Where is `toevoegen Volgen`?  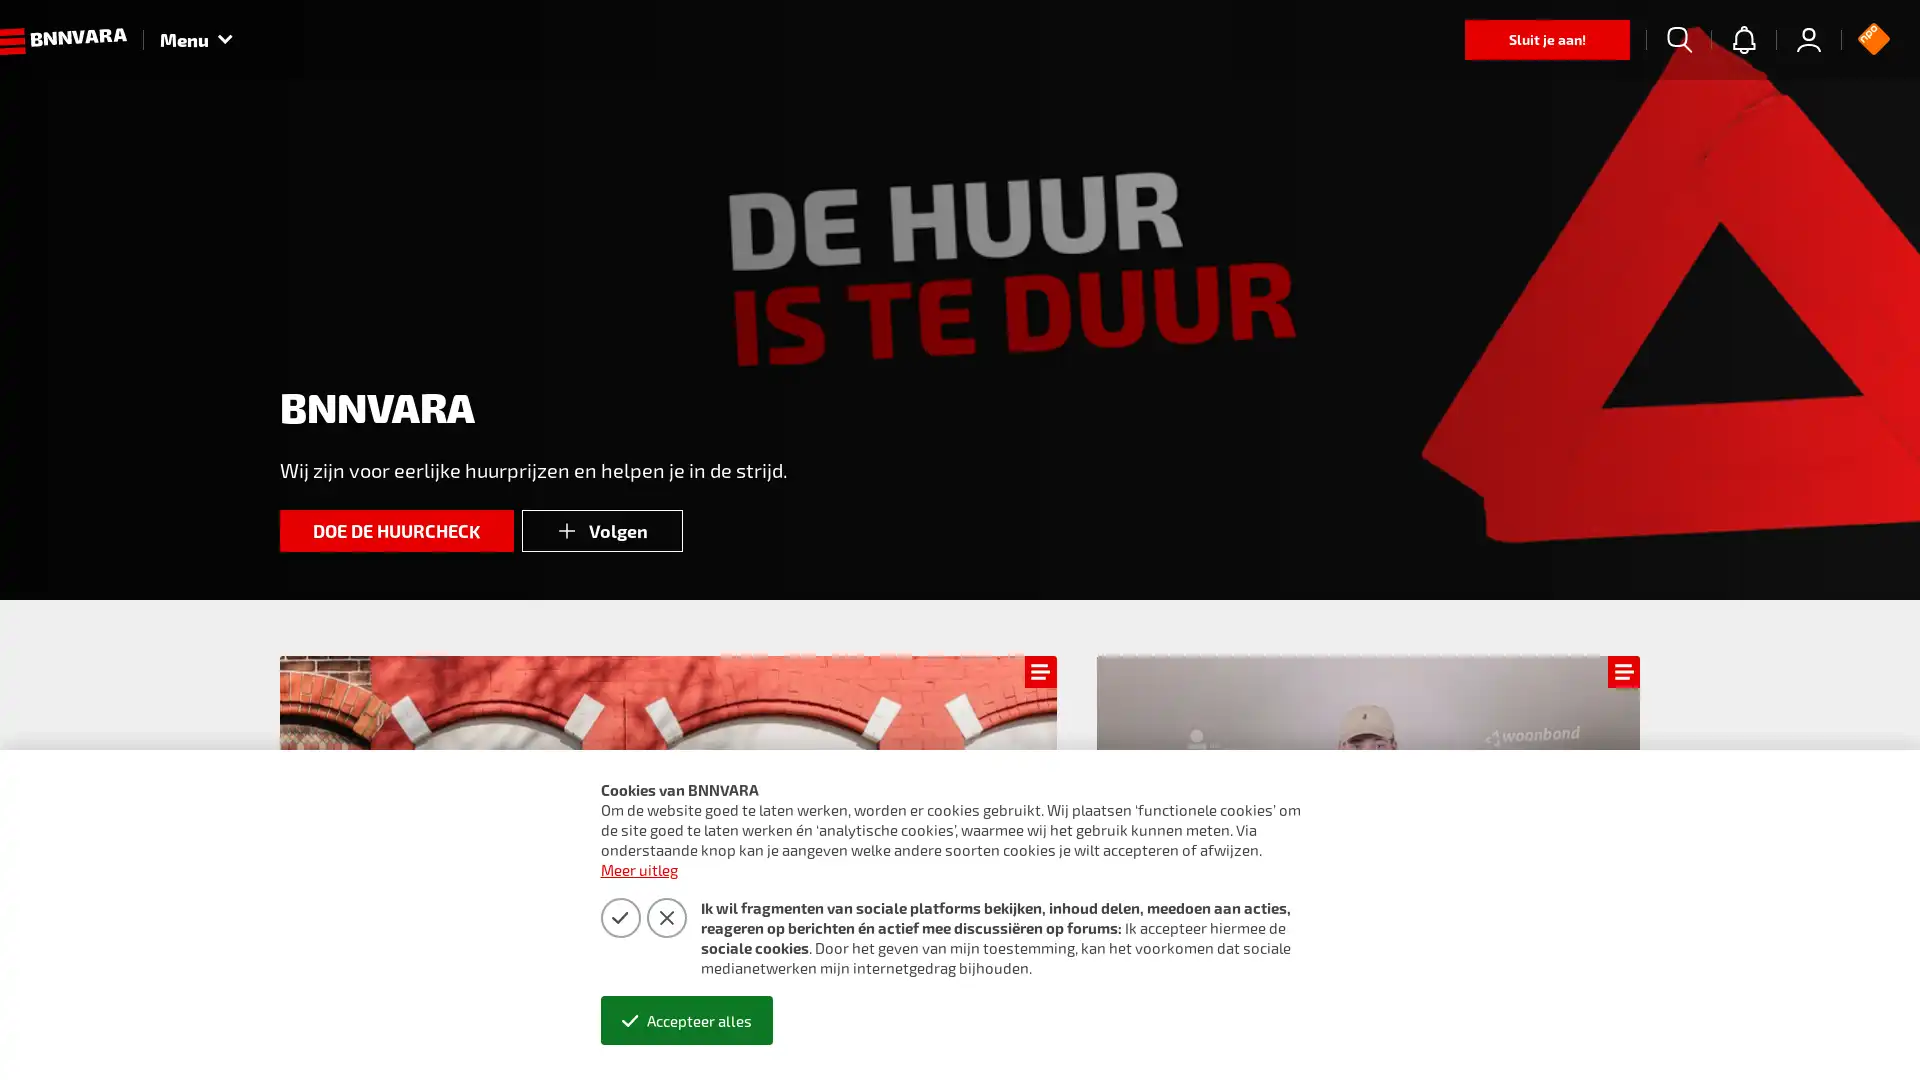 toevoegen Volgen is located at coordinates (601, 530).